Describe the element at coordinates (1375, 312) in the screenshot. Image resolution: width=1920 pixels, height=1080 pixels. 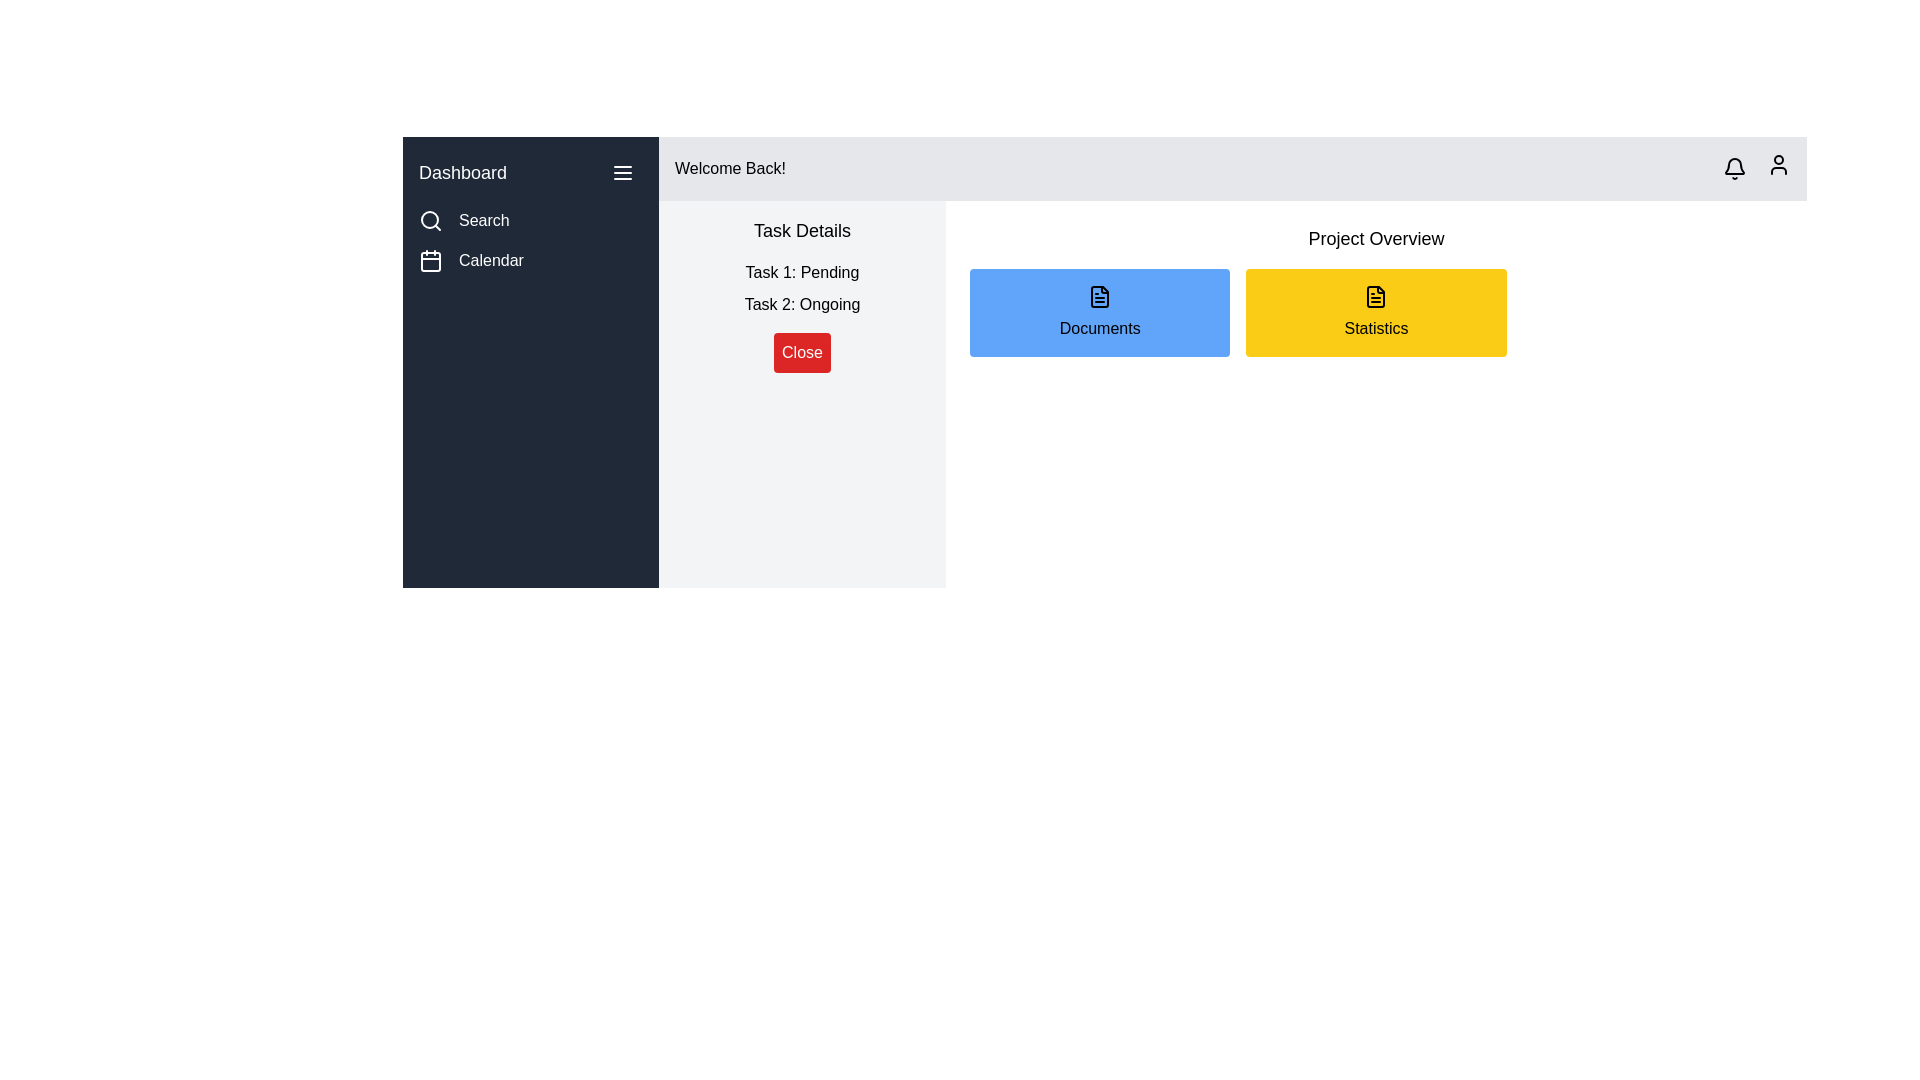
I see `the 'Statistics' card located in the second column under 'Project Overview', to the immediate right of the blue 'Documents' card` at that location.